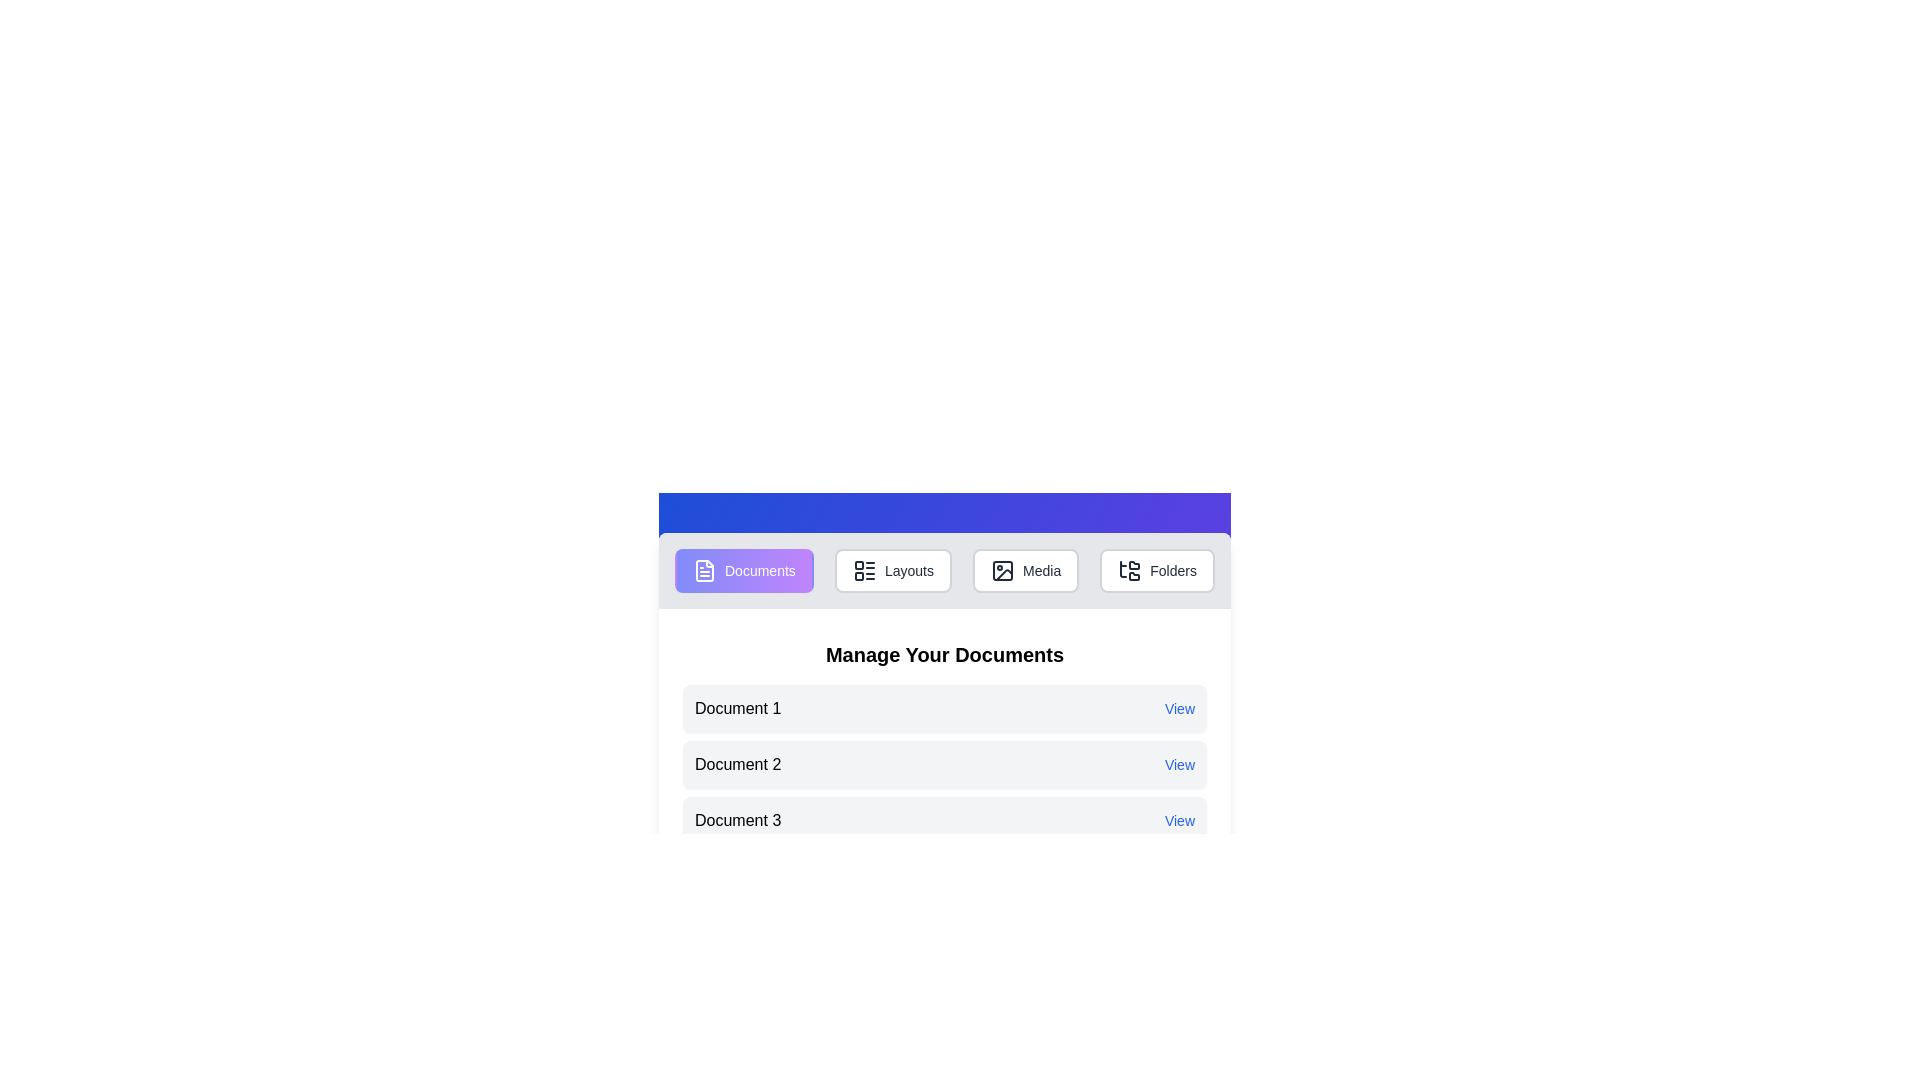  I want to click on the 'Media' button, so click(1026, 570).